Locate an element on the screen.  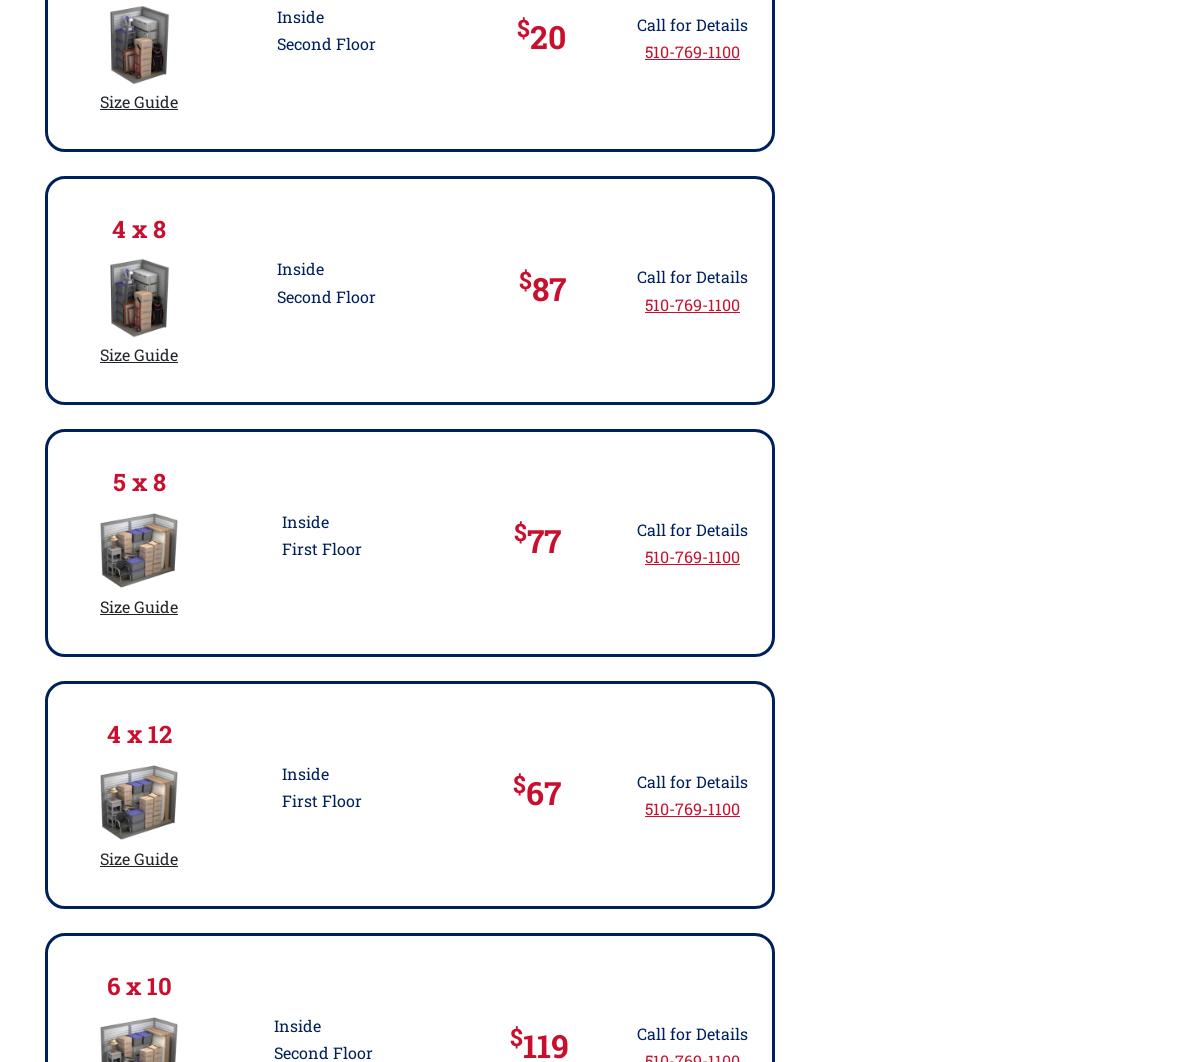
'6 x 10' is located at coordinates (138, 984).